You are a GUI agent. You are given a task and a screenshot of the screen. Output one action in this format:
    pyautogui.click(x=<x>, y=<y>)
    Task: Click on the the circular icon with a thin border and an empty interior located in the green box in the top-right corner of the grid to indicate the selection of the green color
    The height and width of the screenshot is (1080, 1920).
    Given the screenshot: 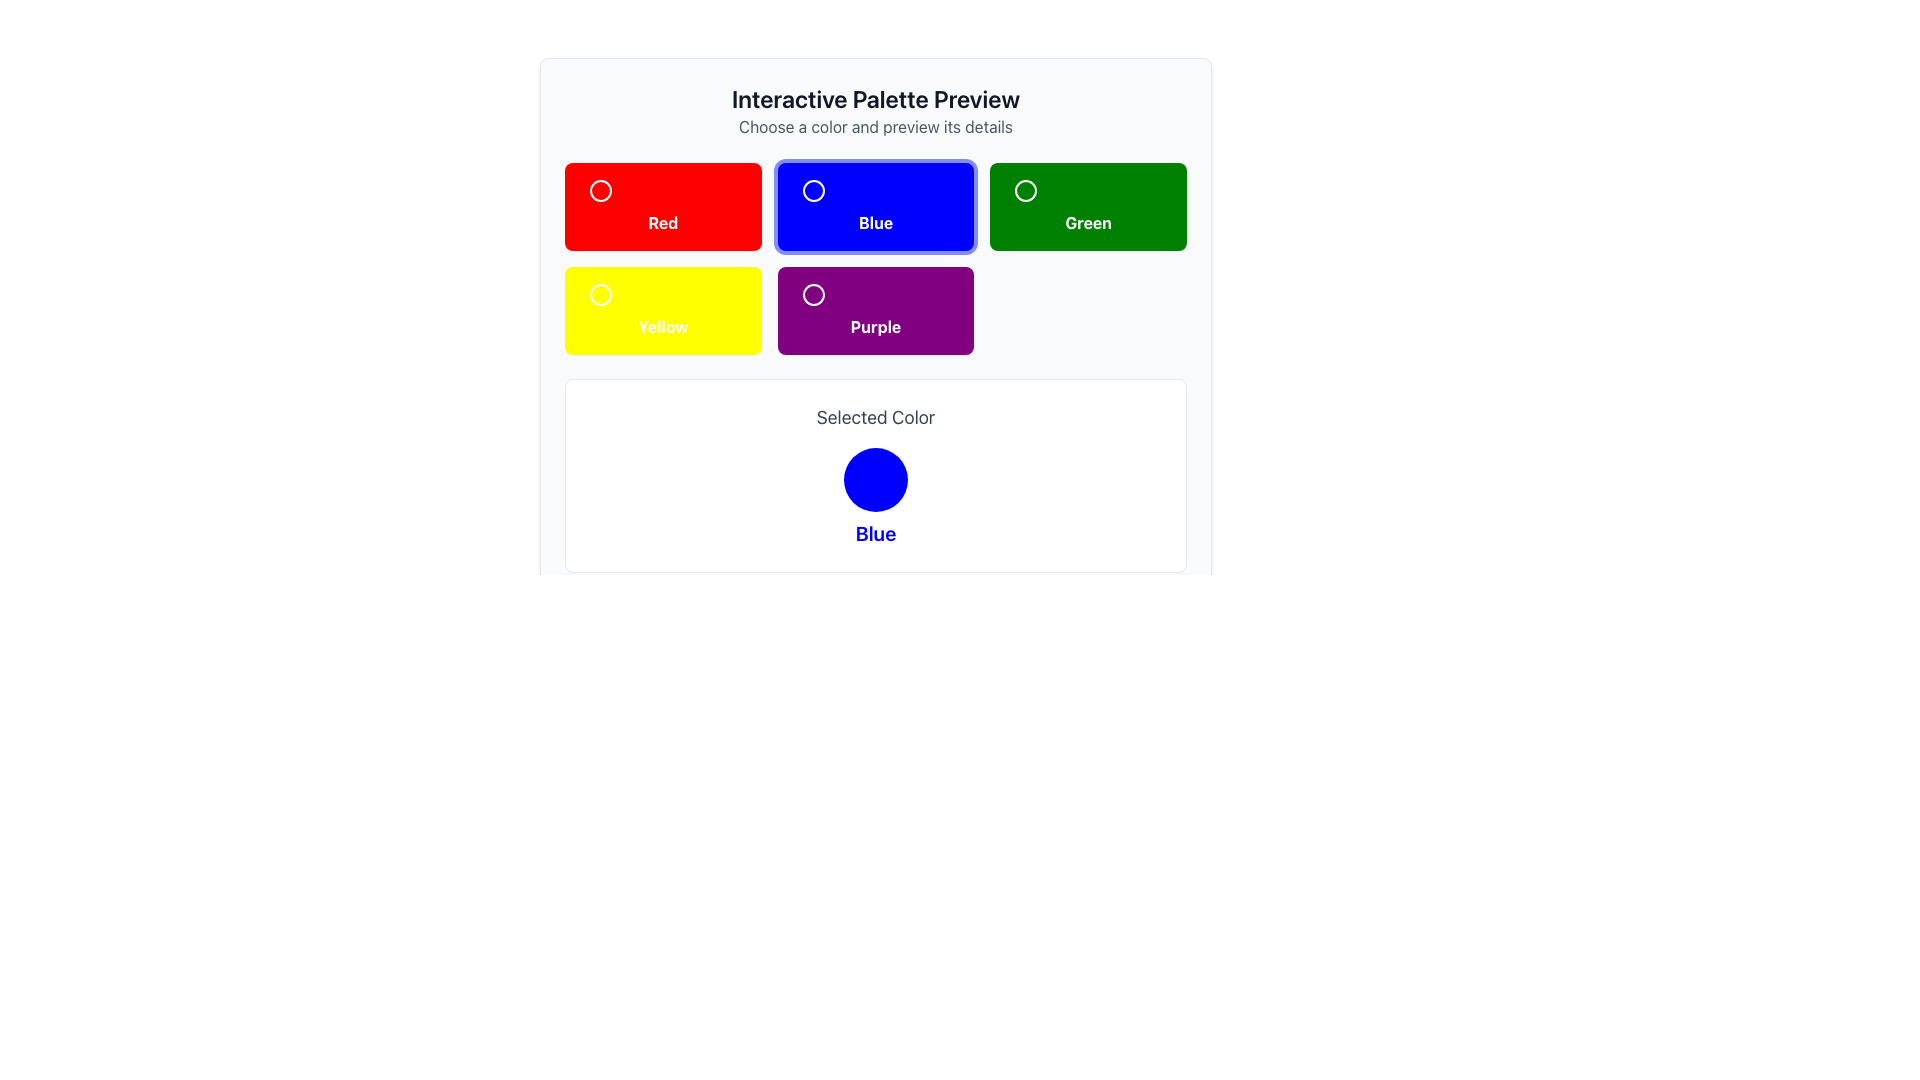 What is the action you would take?
    pyautogui.click(x=1026, y=191)
    